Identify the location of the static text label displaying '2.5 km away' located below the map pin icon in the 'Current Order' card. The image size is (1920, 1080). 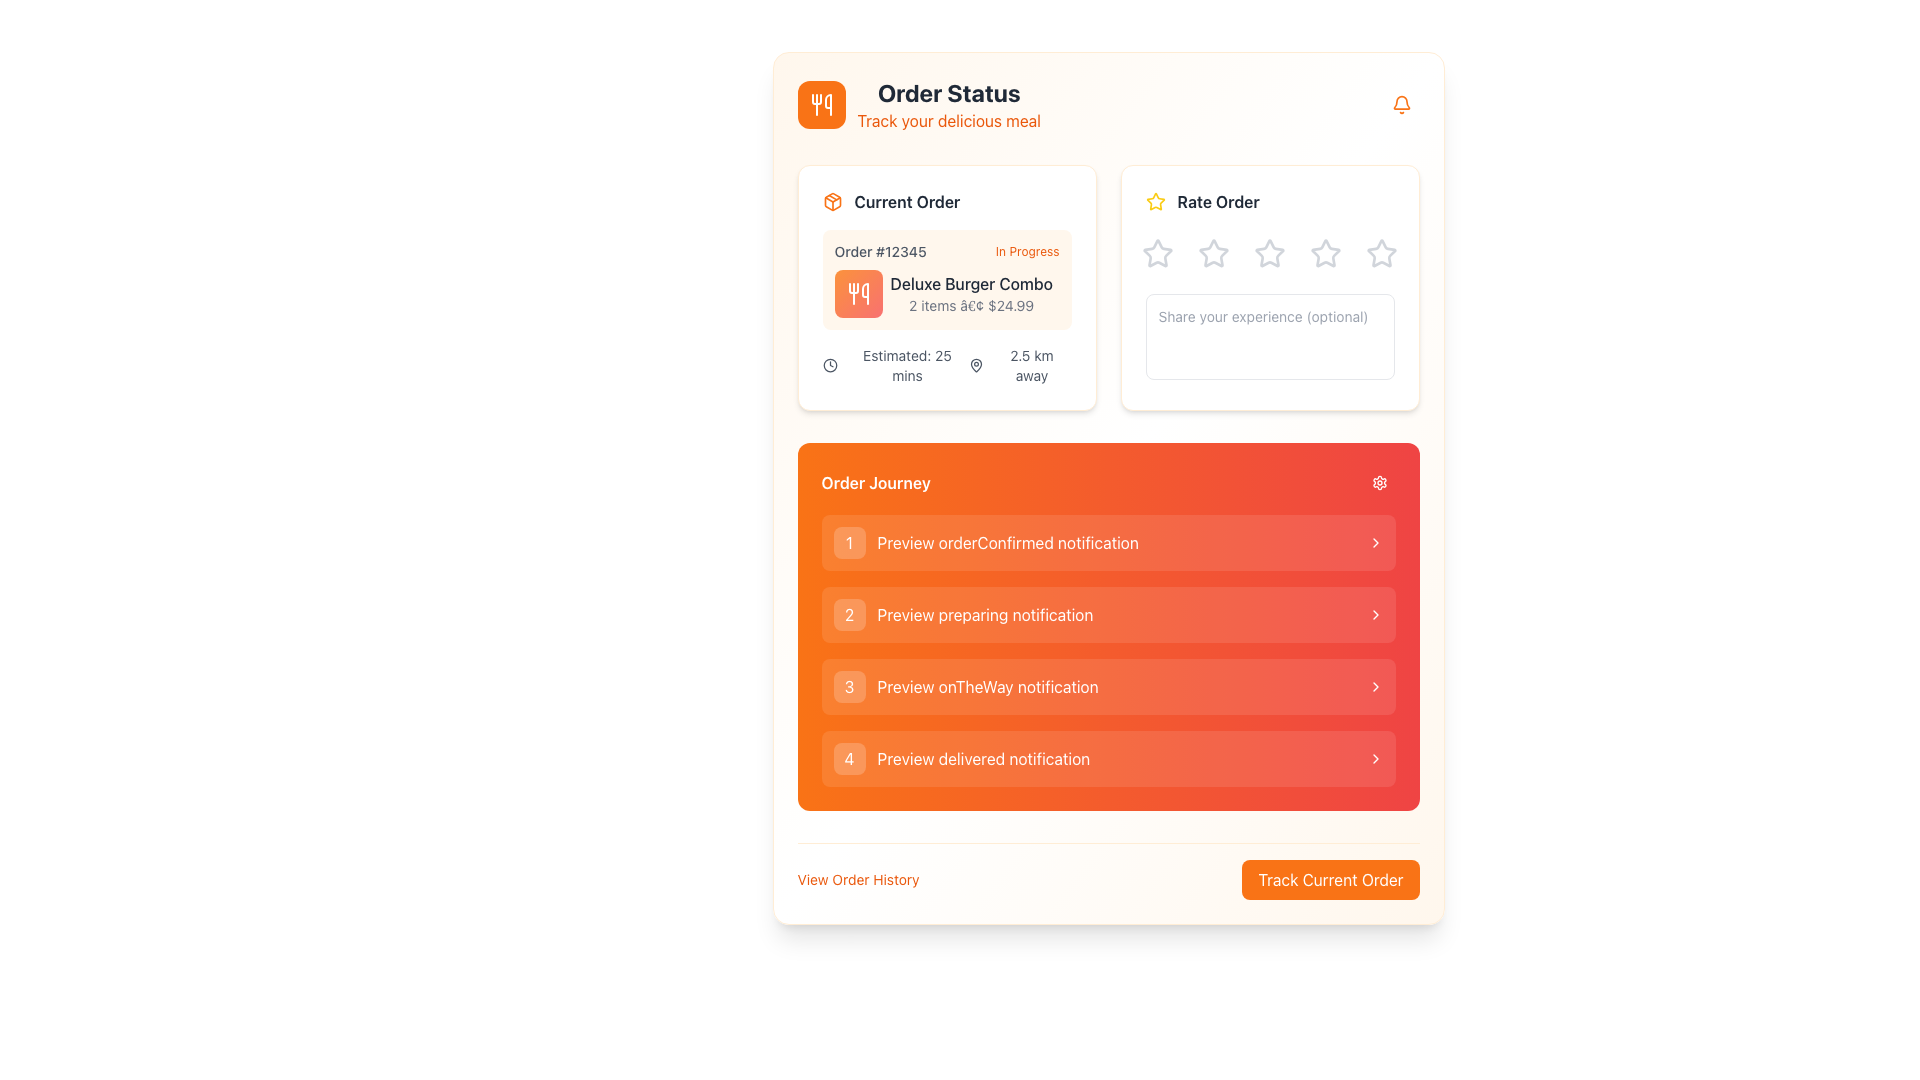
(1032, 366).